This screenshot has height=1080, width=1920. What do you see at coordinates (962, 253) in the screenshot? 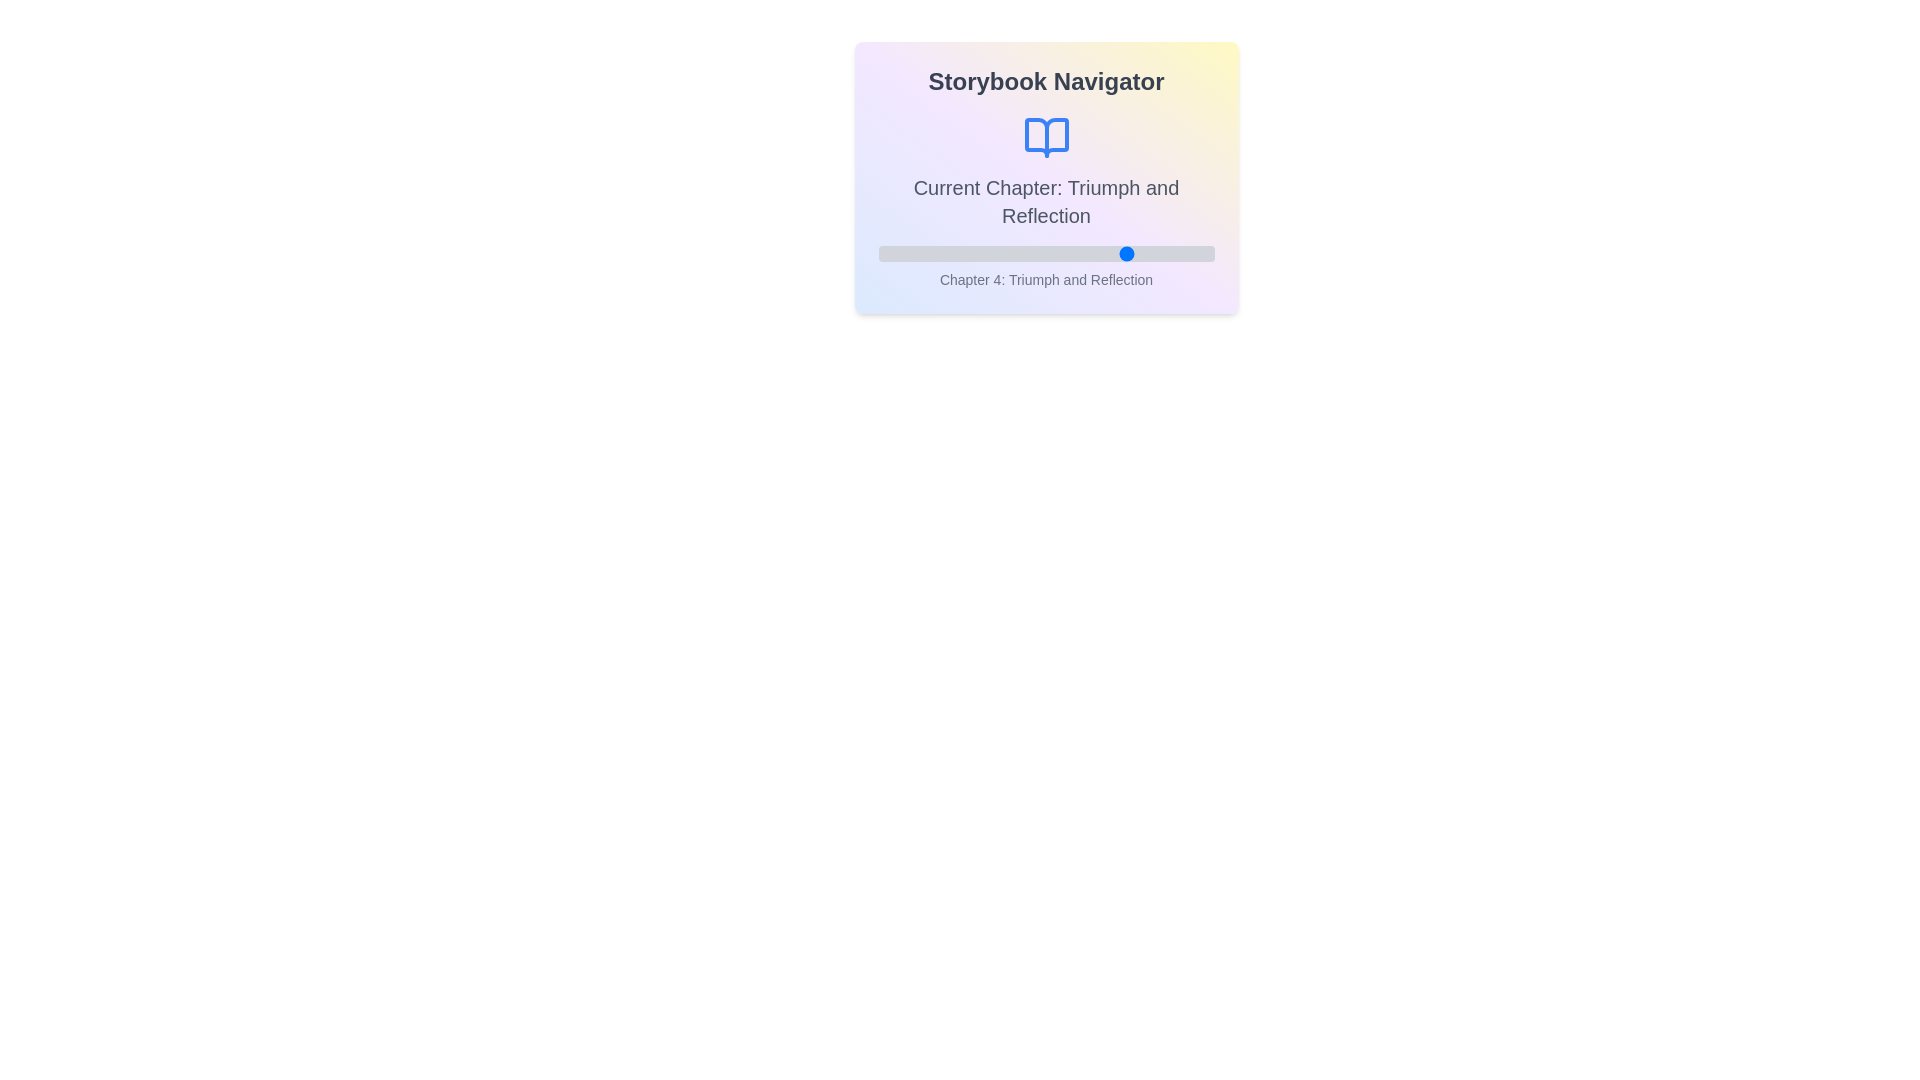
I see `the chapter slider to set the chapter to 2` at bounding box center [962, 253].